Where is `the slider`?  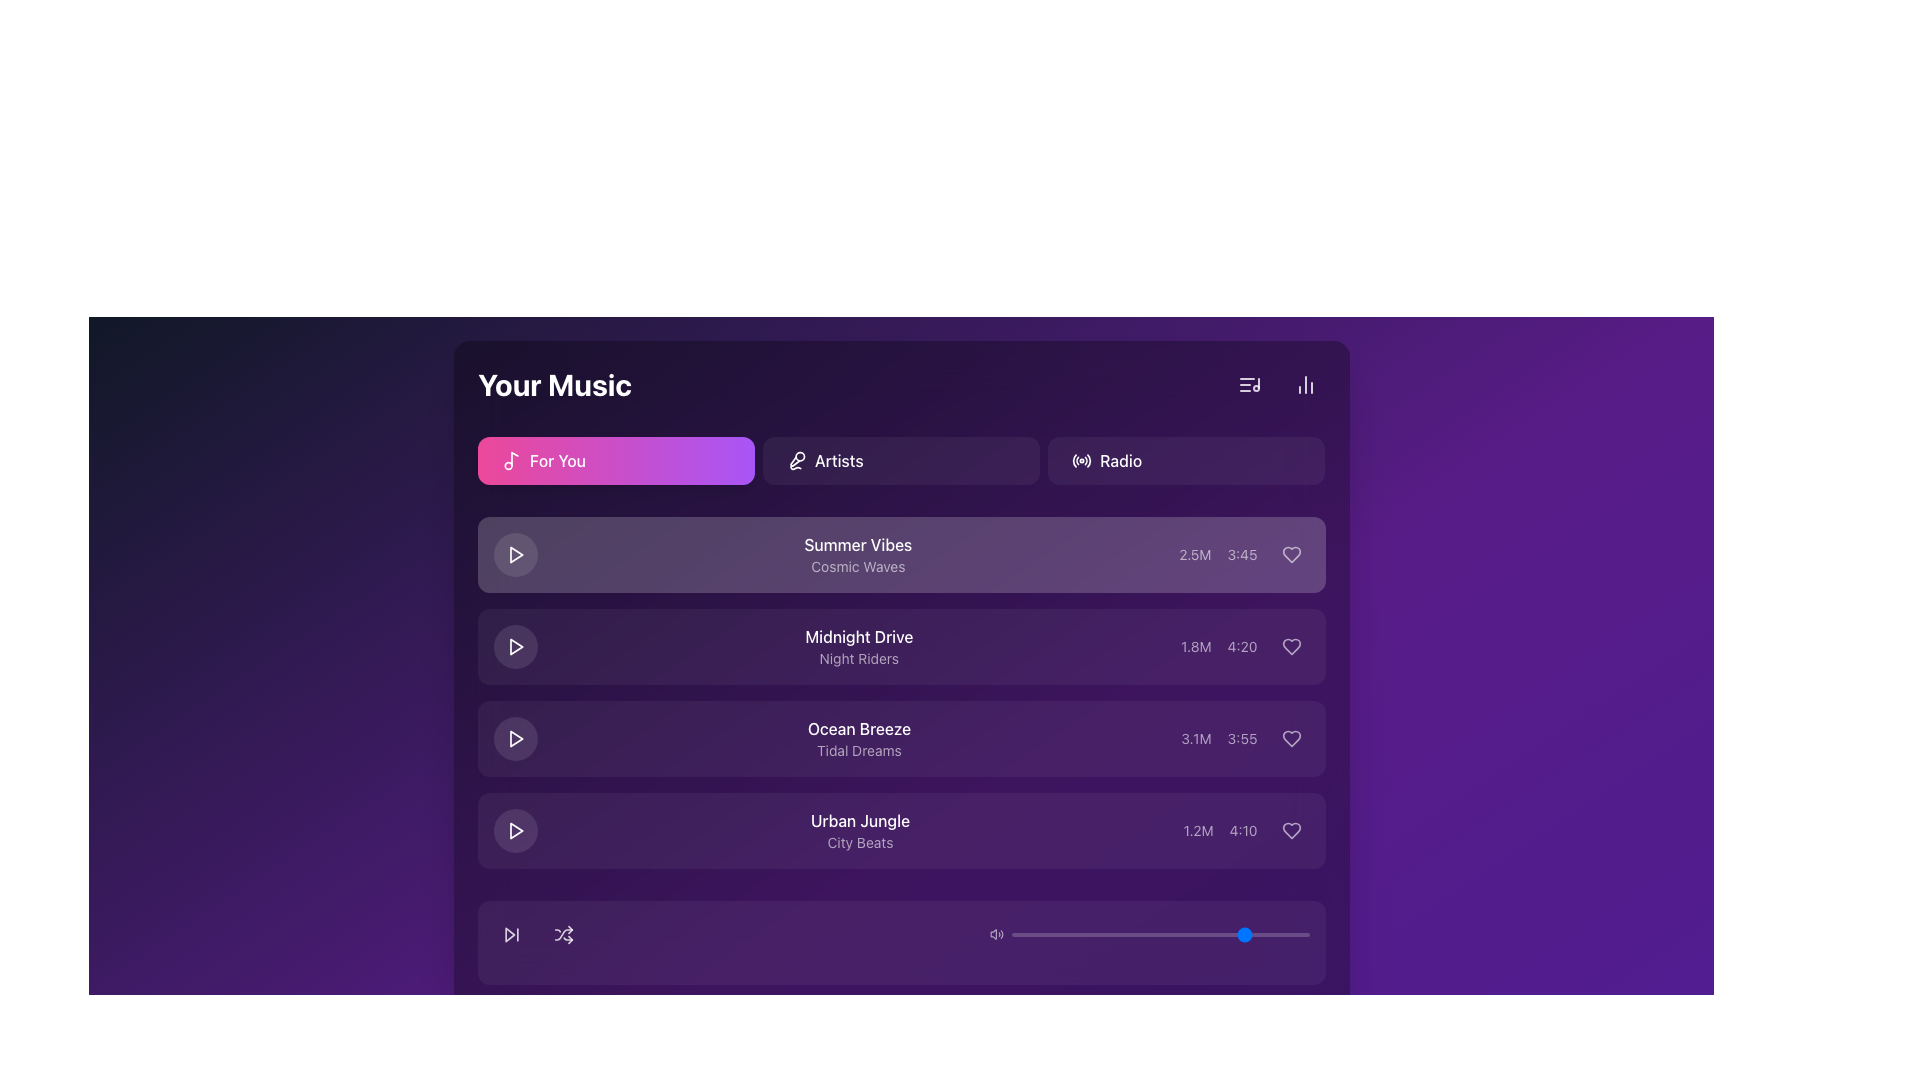
the slider is located at coordinates (1257, 934).